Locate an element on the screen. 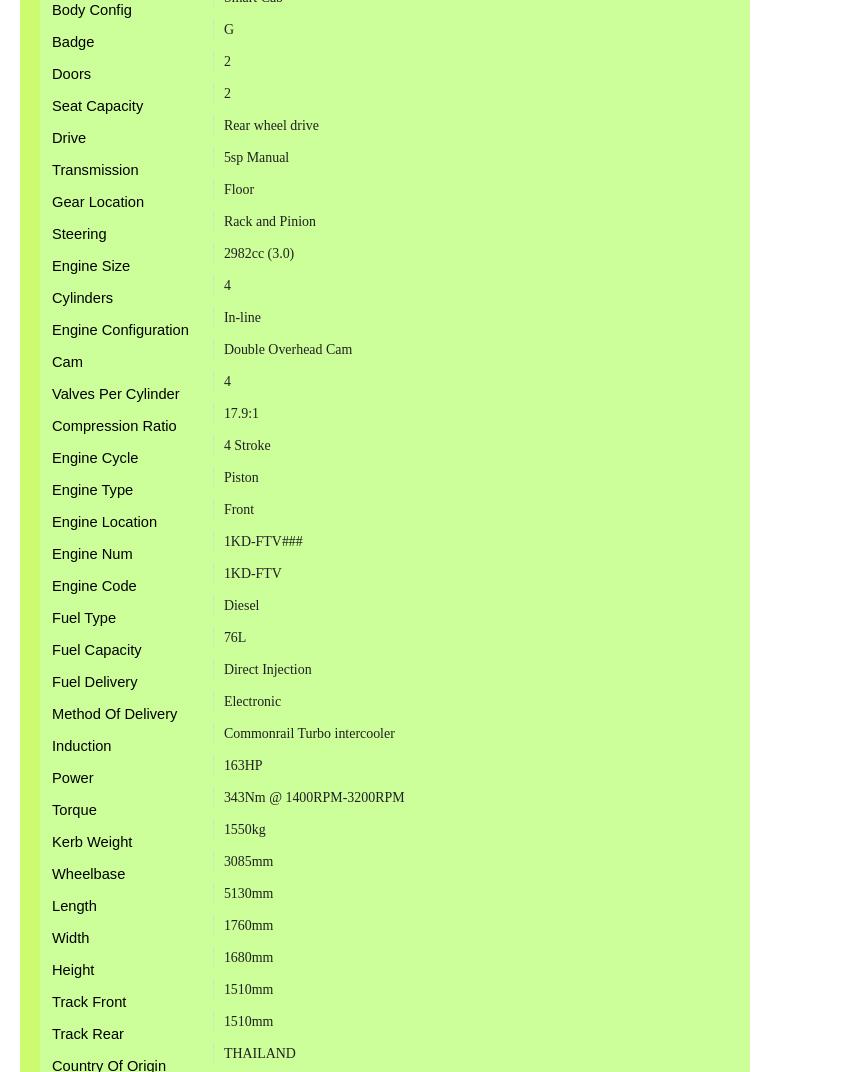 This screenshot has width=845, height=1072. 'Direct Injection' is located at coordinates (221, 668).